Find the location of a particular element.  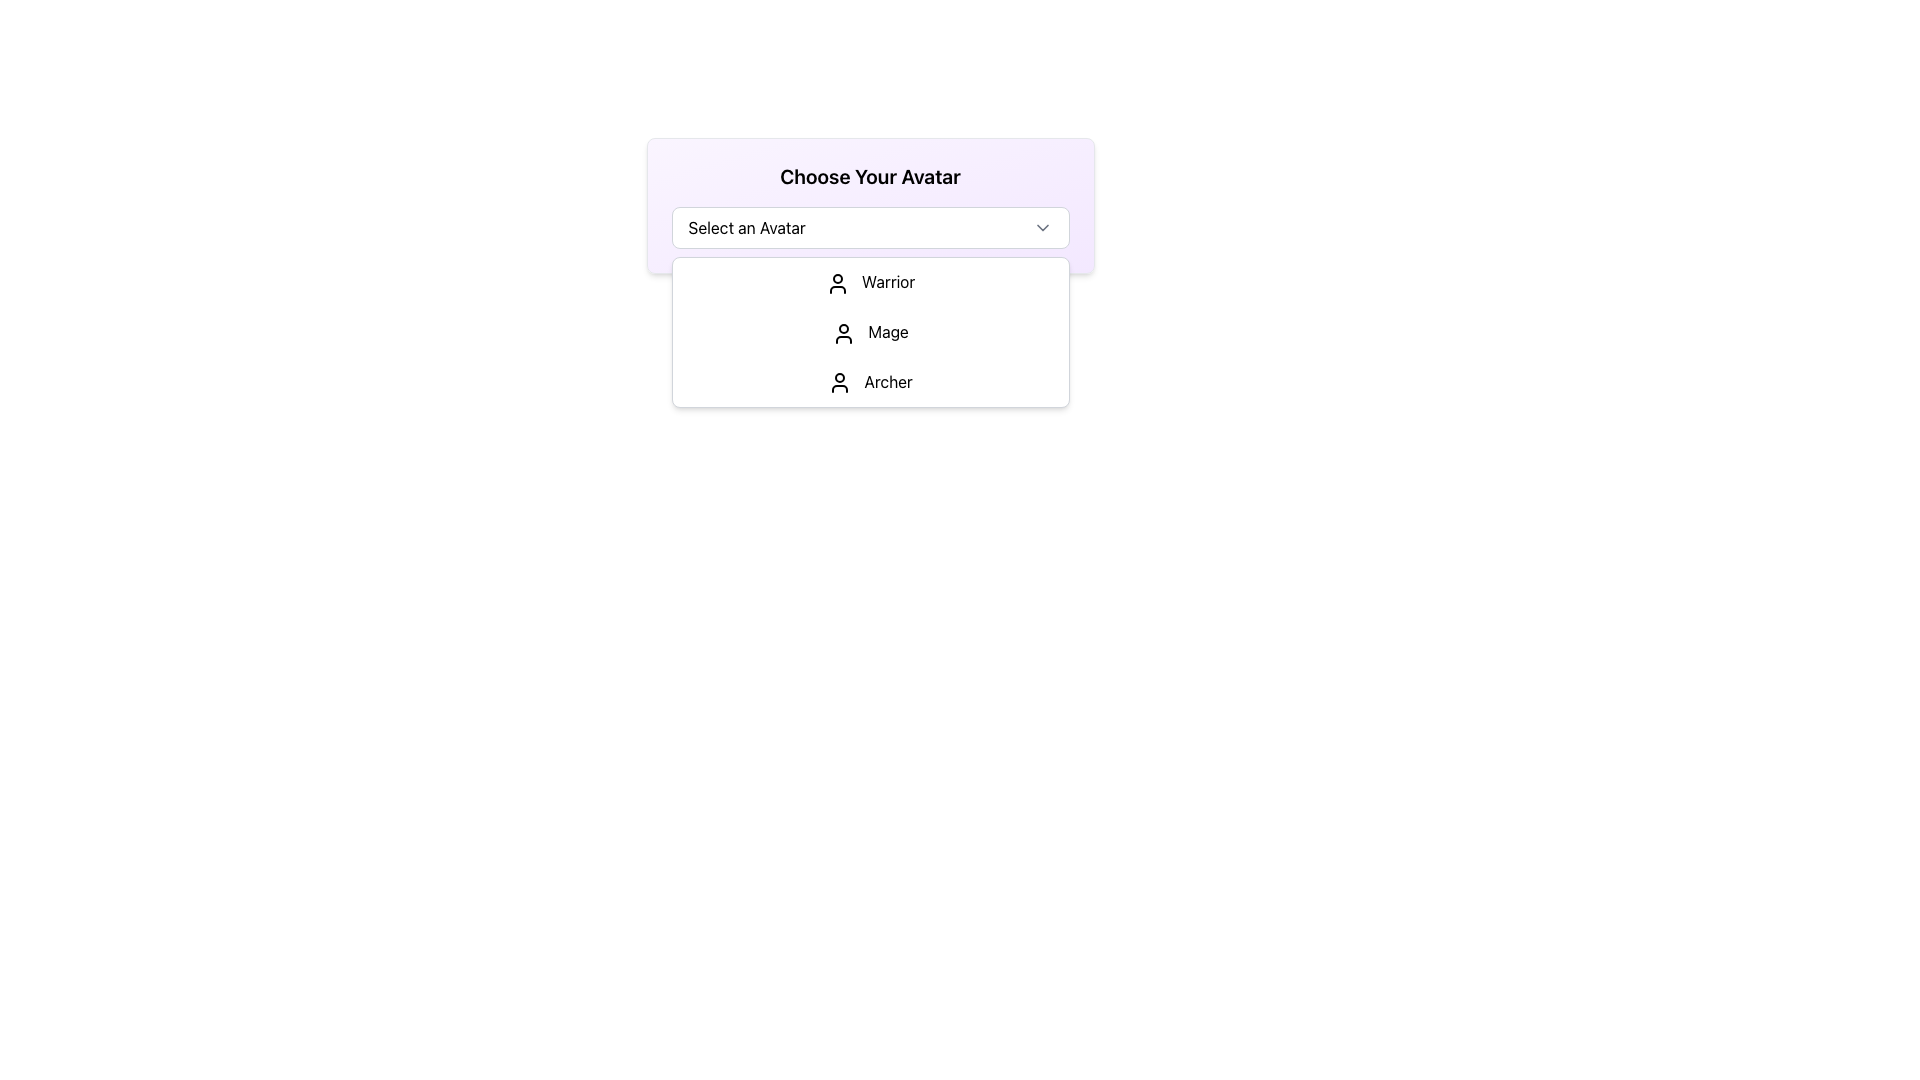

the first option in the 'Choose Your Avatar' dropdown menu, which is labeled 'Warrior' is located at coordinates (870, 282).